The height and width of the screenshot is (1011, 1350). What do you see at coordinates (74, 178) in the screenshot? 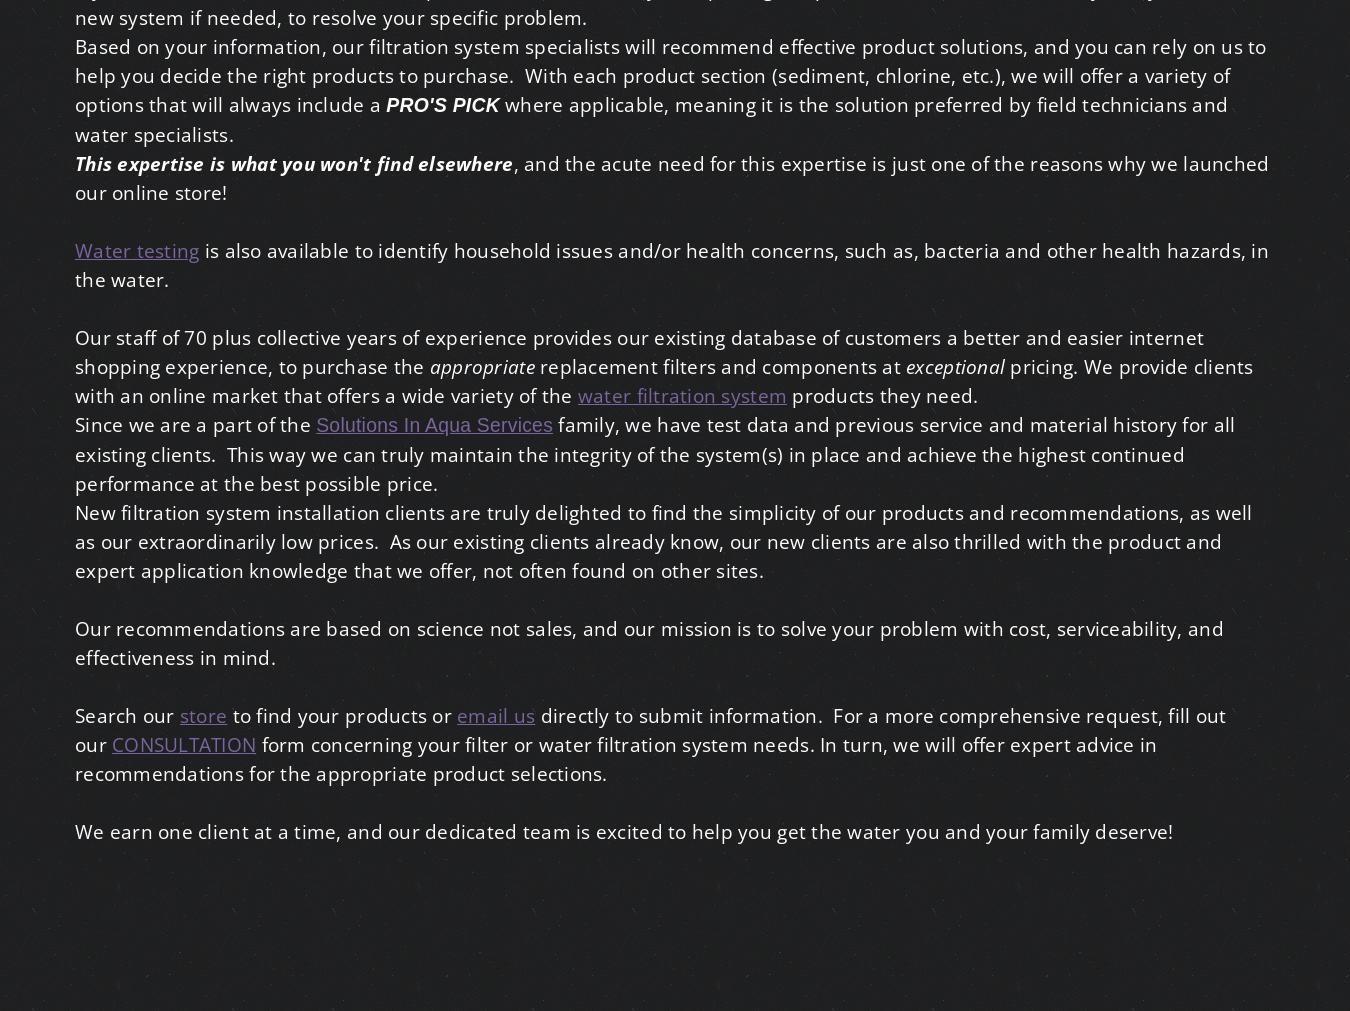
I see `', and the acute need for this expertise is just one of the reasons why we launched our online store!'` at bounding box center [74, 178].